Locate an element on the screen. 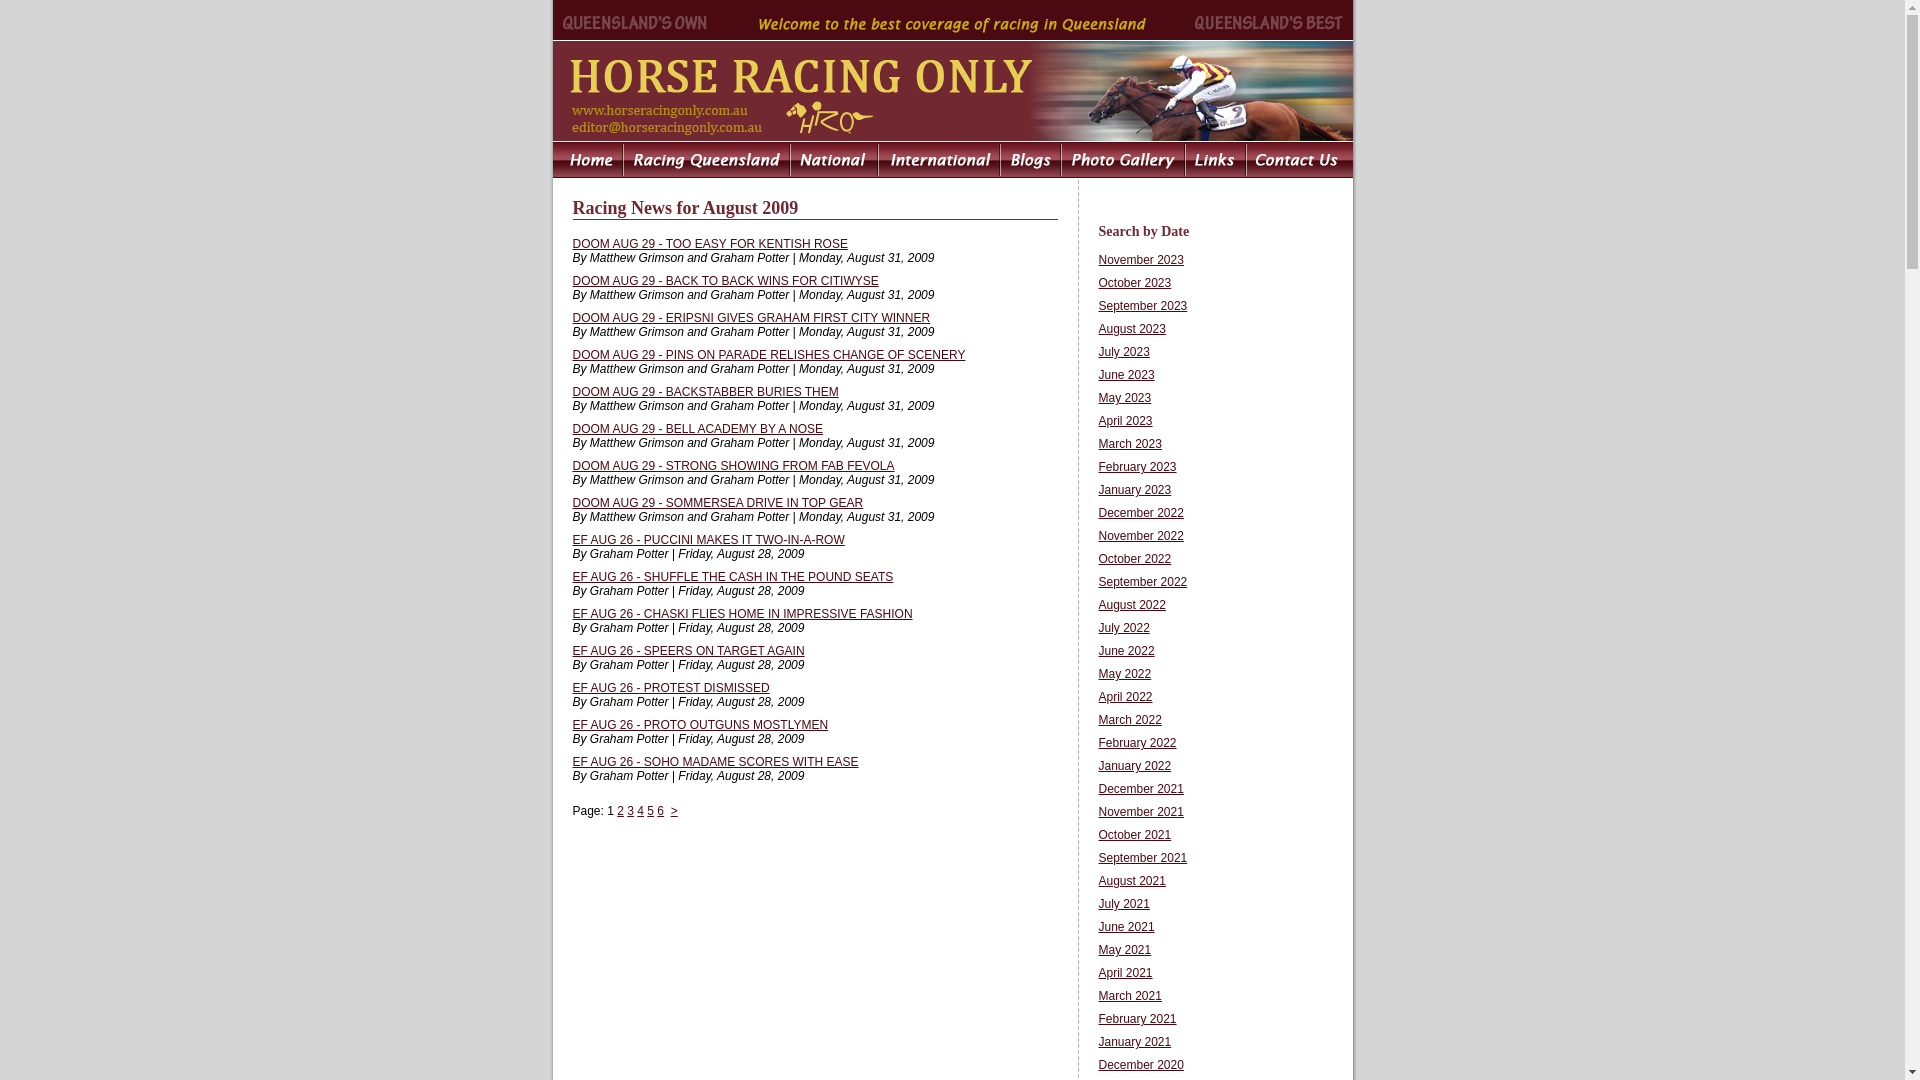  'EF AUG 26 - SPEERS ON TARGET AGAIN' is located at coordinates (687, 651).